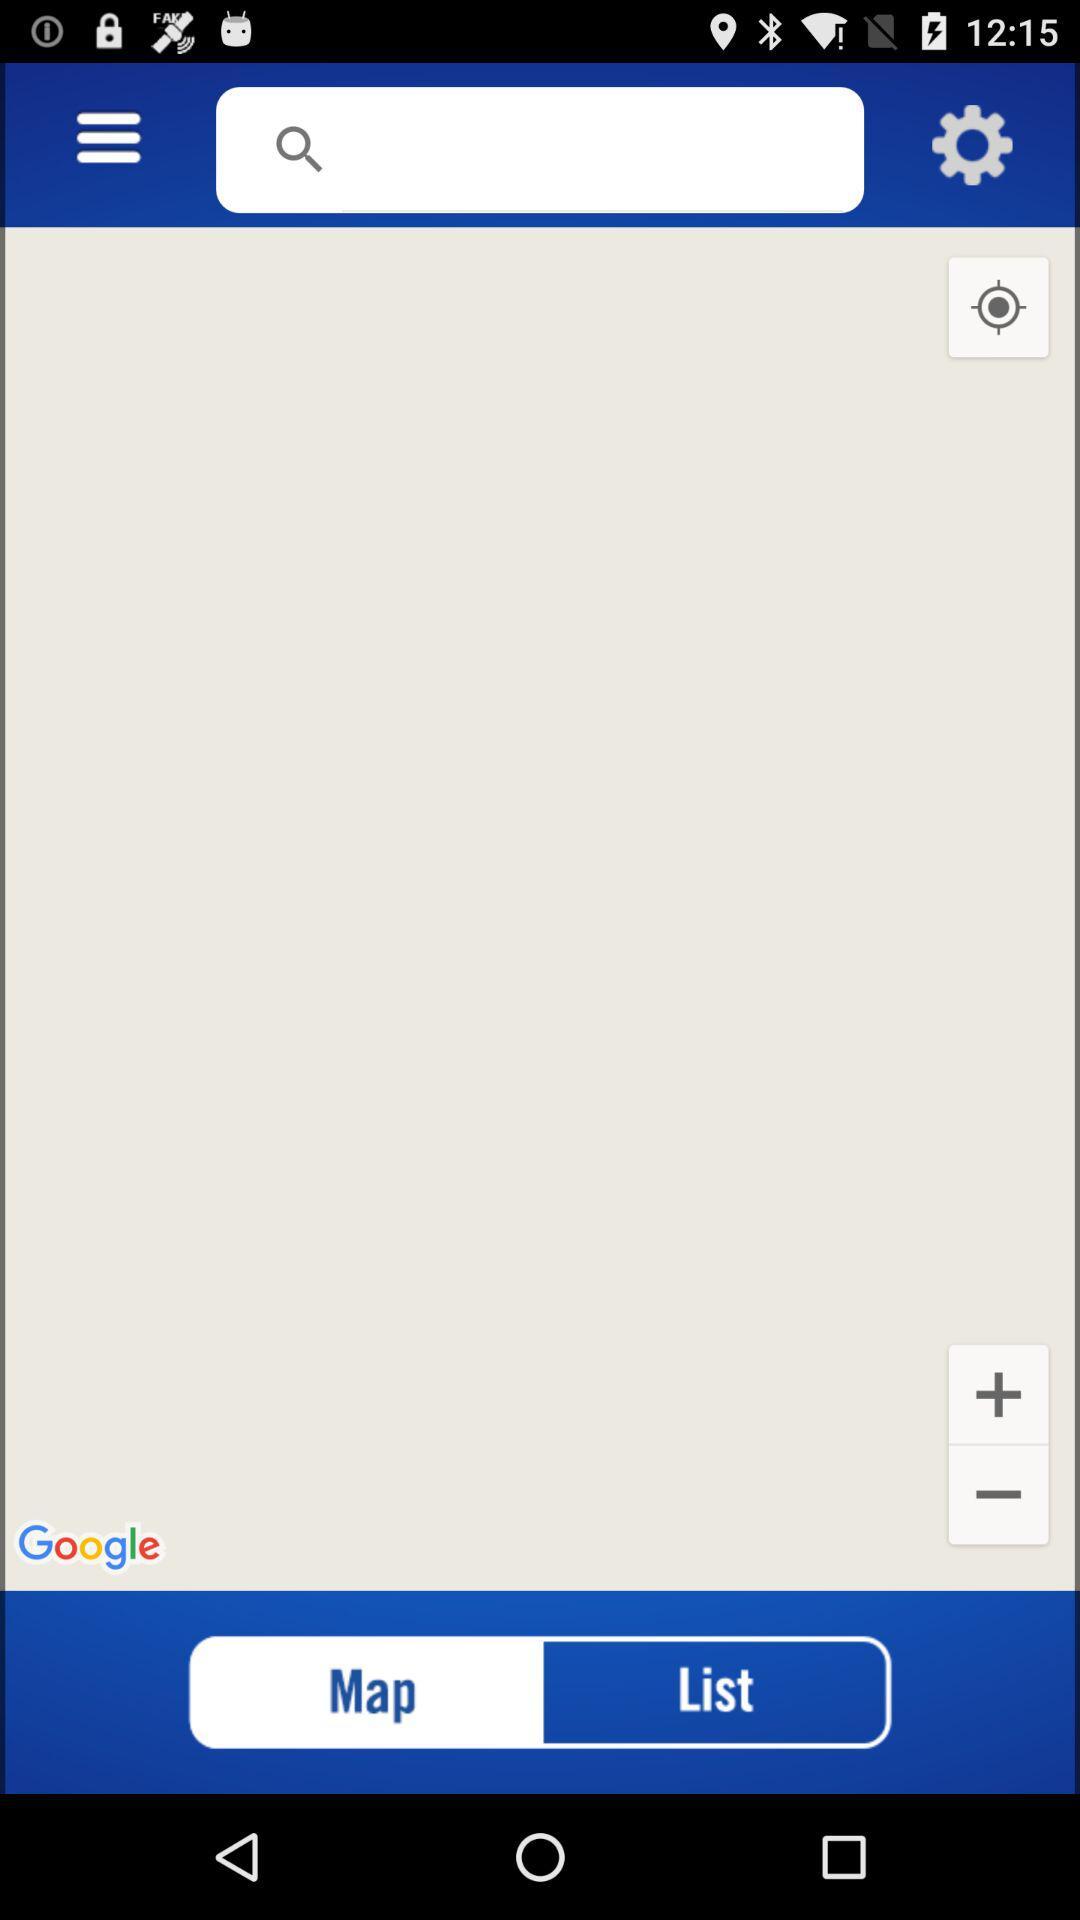  I want to click on the national_flag icon, so click(346, 1811).